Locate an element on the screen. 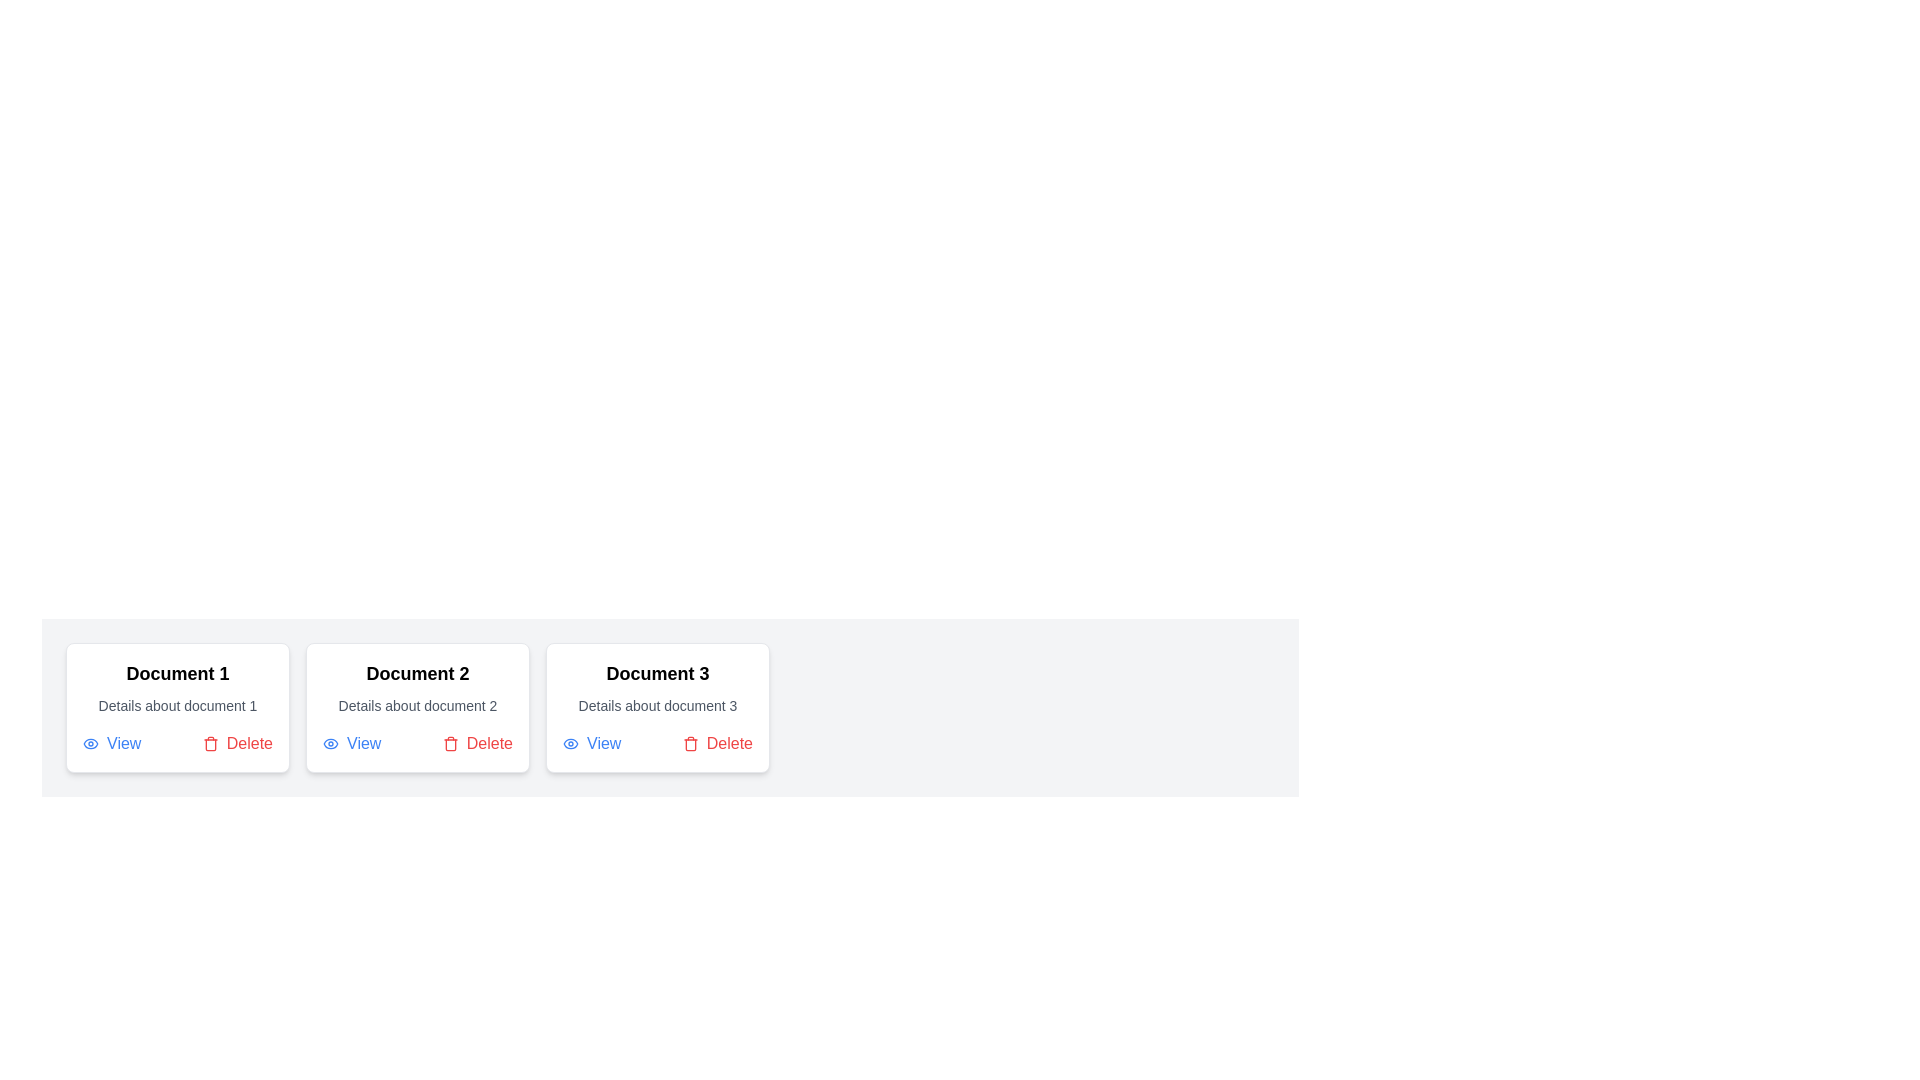  the text element that reads 'Details about document 2', which is styled in a smaller, gray-text font and located below 'Document 2' is located at coordinates (416, 704).